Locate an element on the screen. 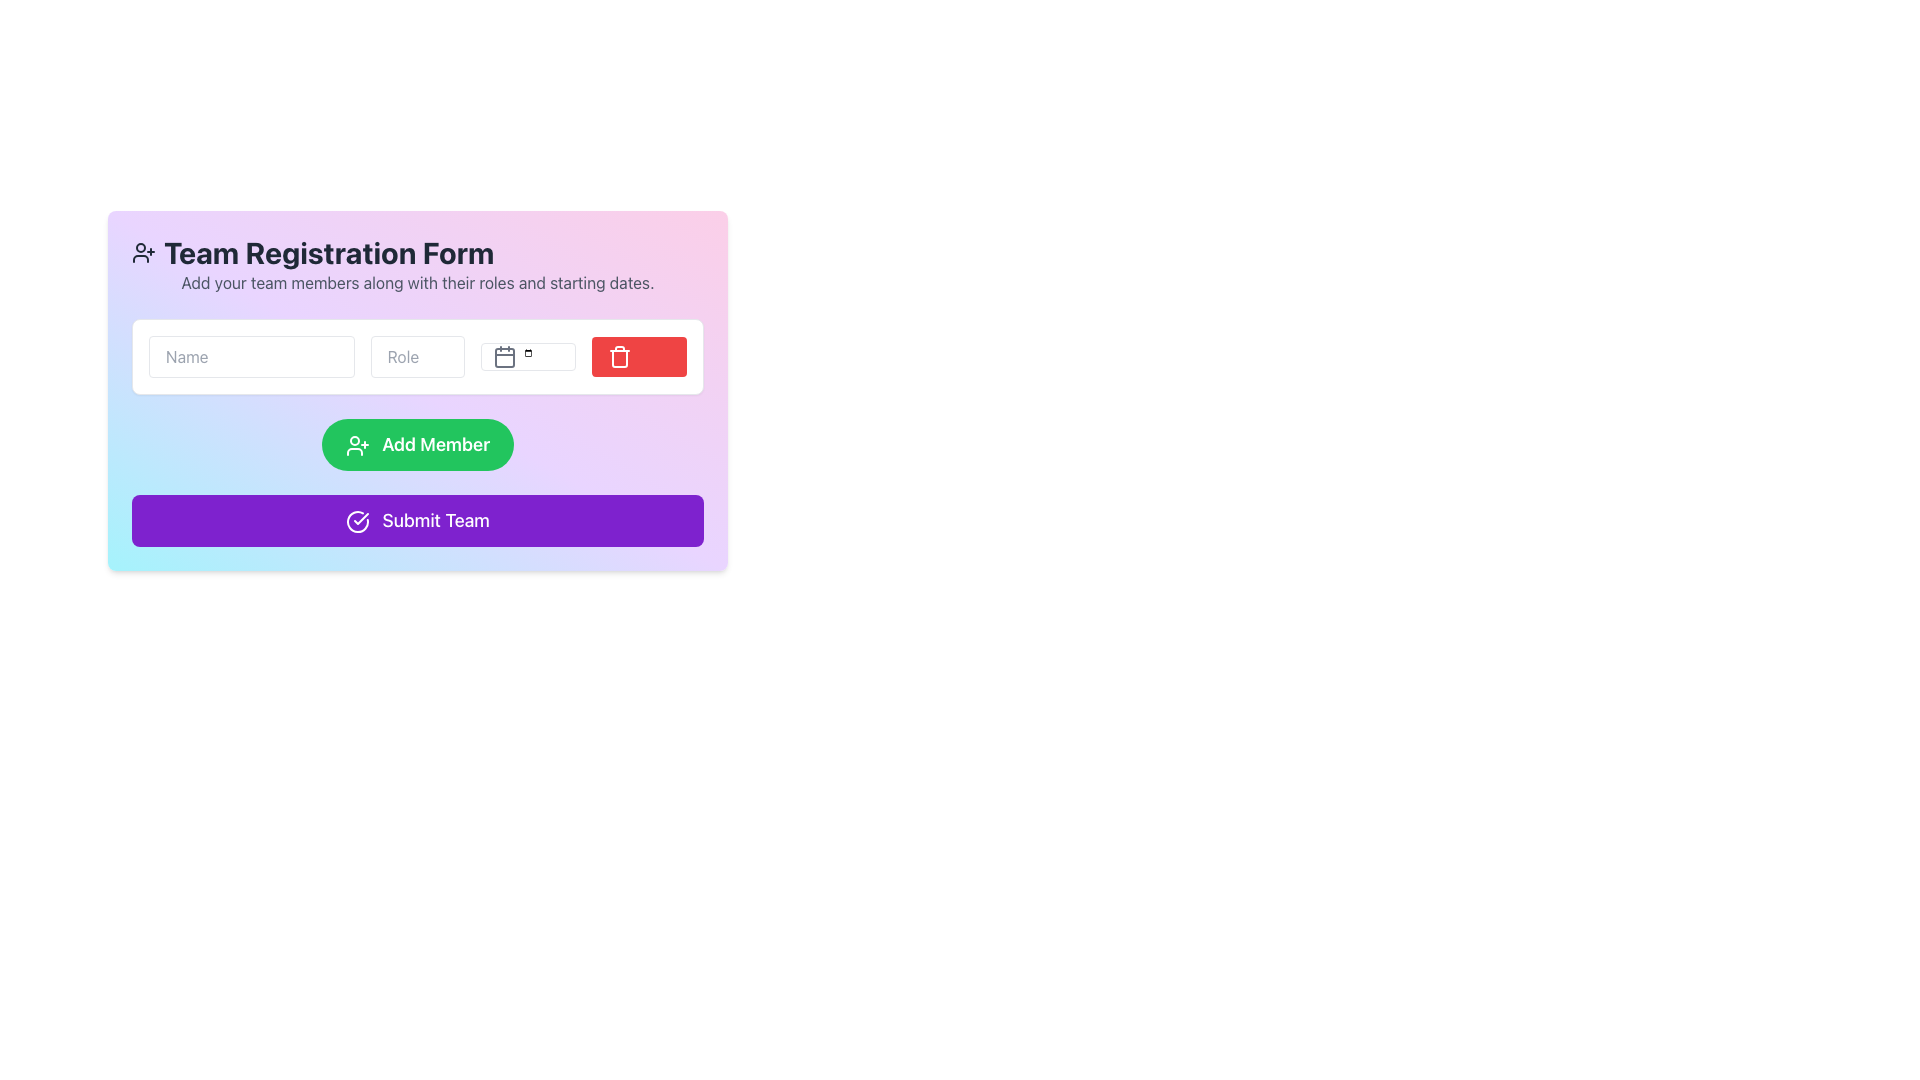 This screenshot has width=1920, height=1080. the user icon with a plus sign located to the immediate left of the 'Team Registration Form' title in the header area is located at coordinates (143, 252).